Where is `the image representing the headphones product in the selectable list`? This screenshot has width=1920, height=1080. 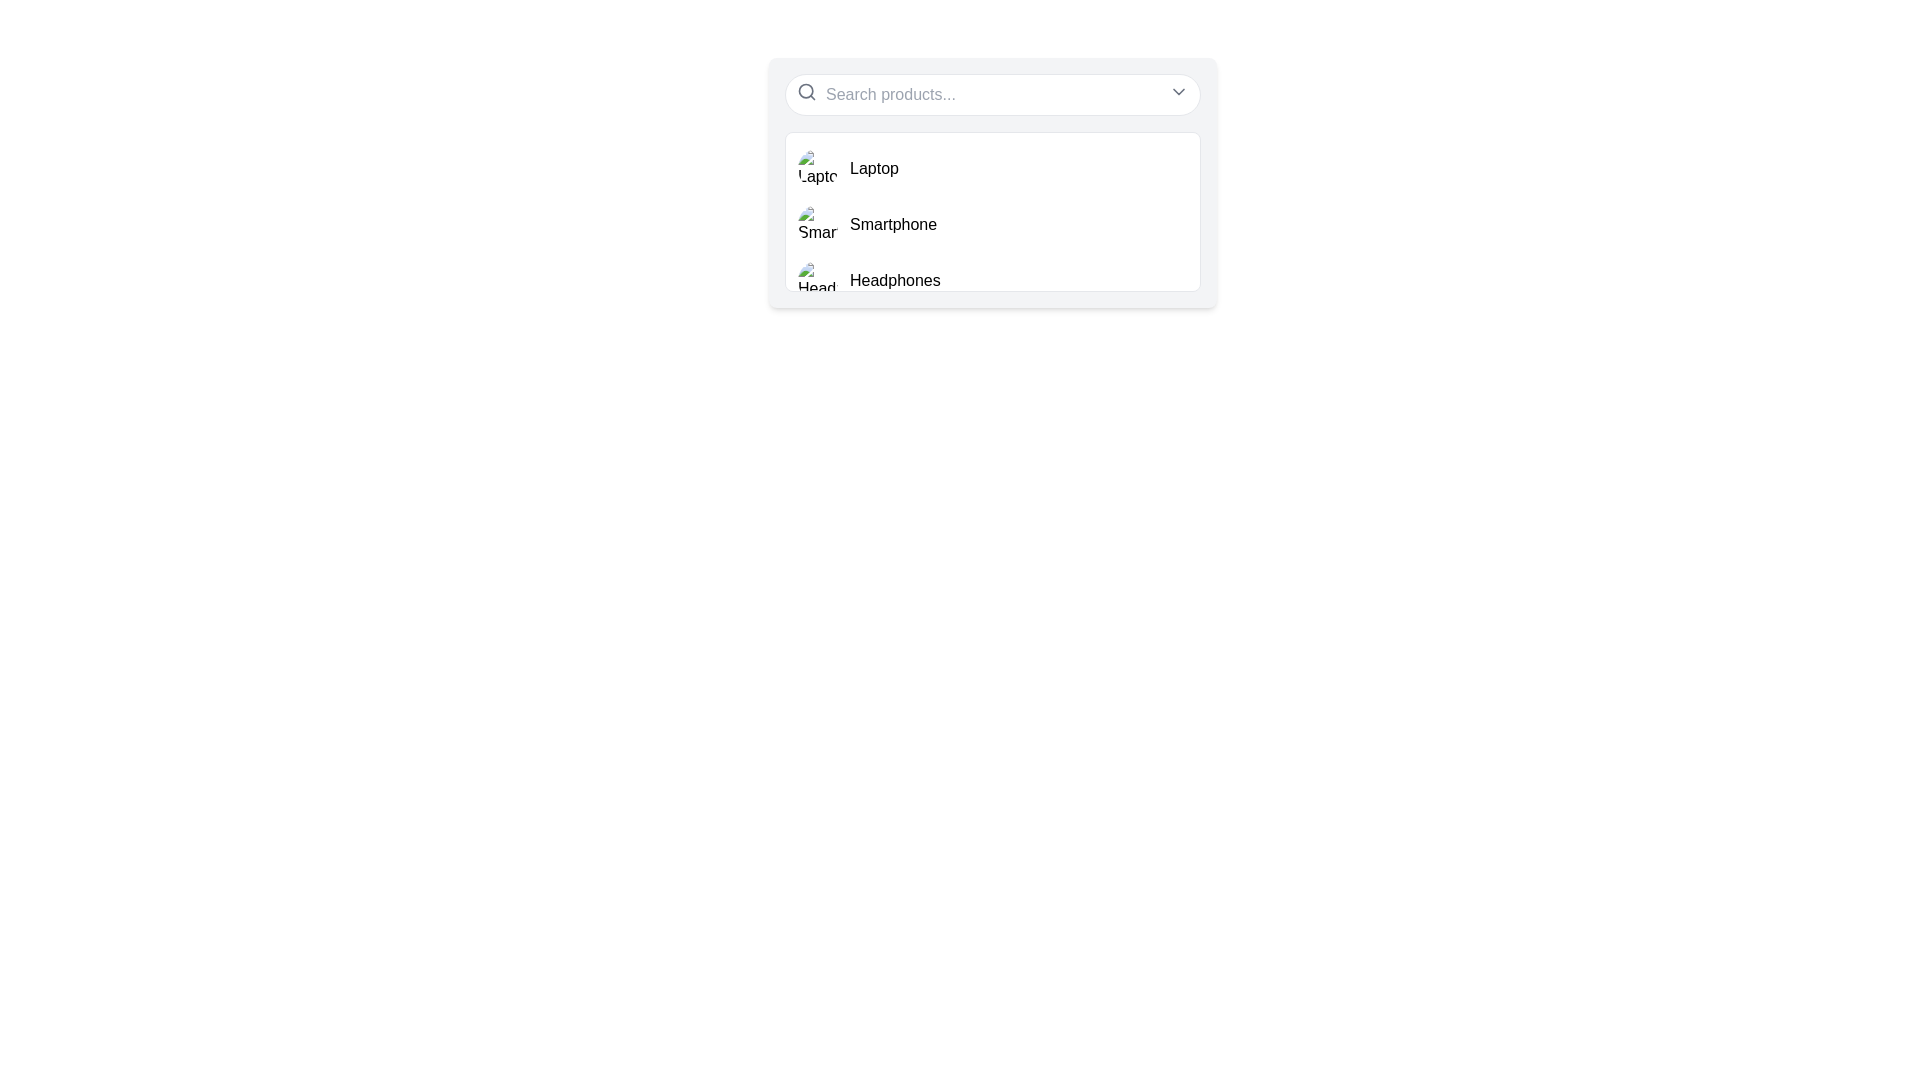 the image representing the headphones product in the selectable list is located at coordinates (817, 281).